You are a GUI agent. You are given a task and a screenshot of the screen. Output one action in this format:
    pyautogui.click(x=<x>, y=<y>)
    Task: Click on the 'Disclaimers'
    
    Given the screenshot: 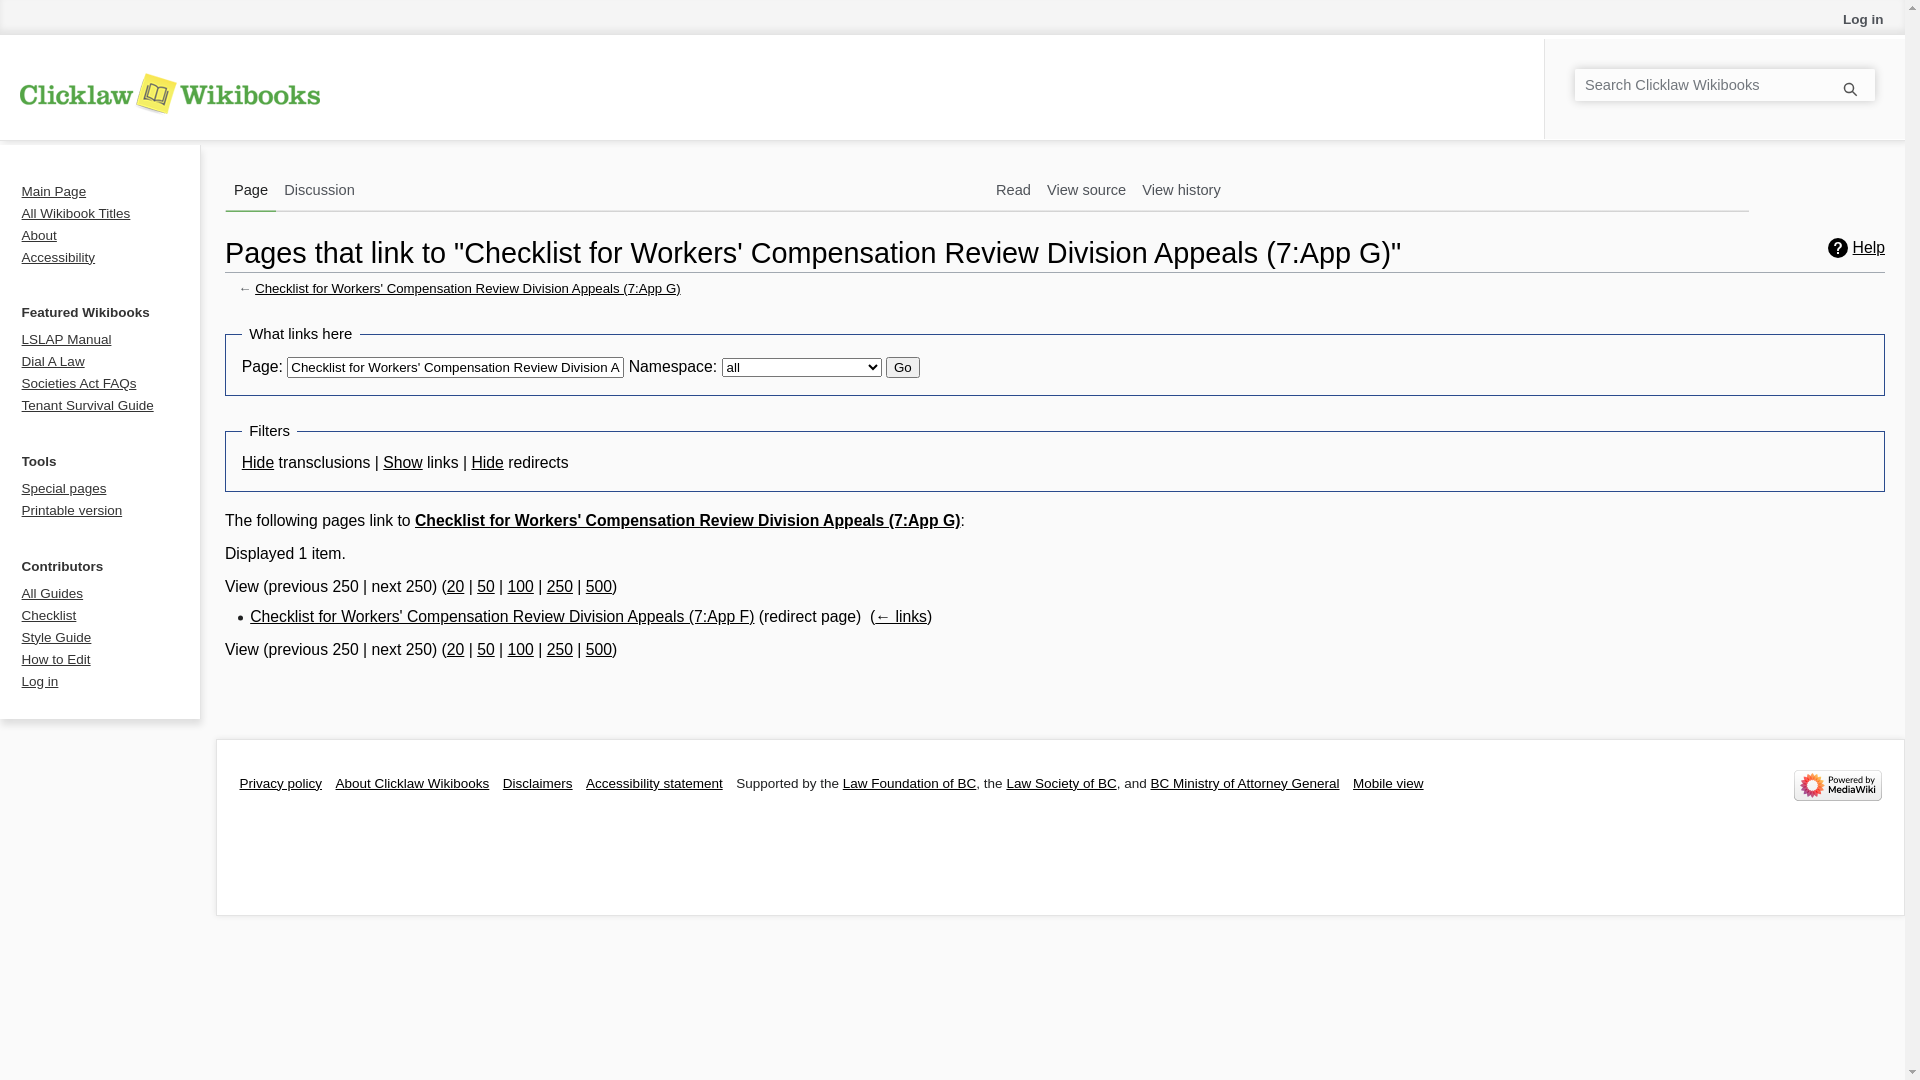 What is the action you would take?
    pyautogui.click(x=537, y=782)
    